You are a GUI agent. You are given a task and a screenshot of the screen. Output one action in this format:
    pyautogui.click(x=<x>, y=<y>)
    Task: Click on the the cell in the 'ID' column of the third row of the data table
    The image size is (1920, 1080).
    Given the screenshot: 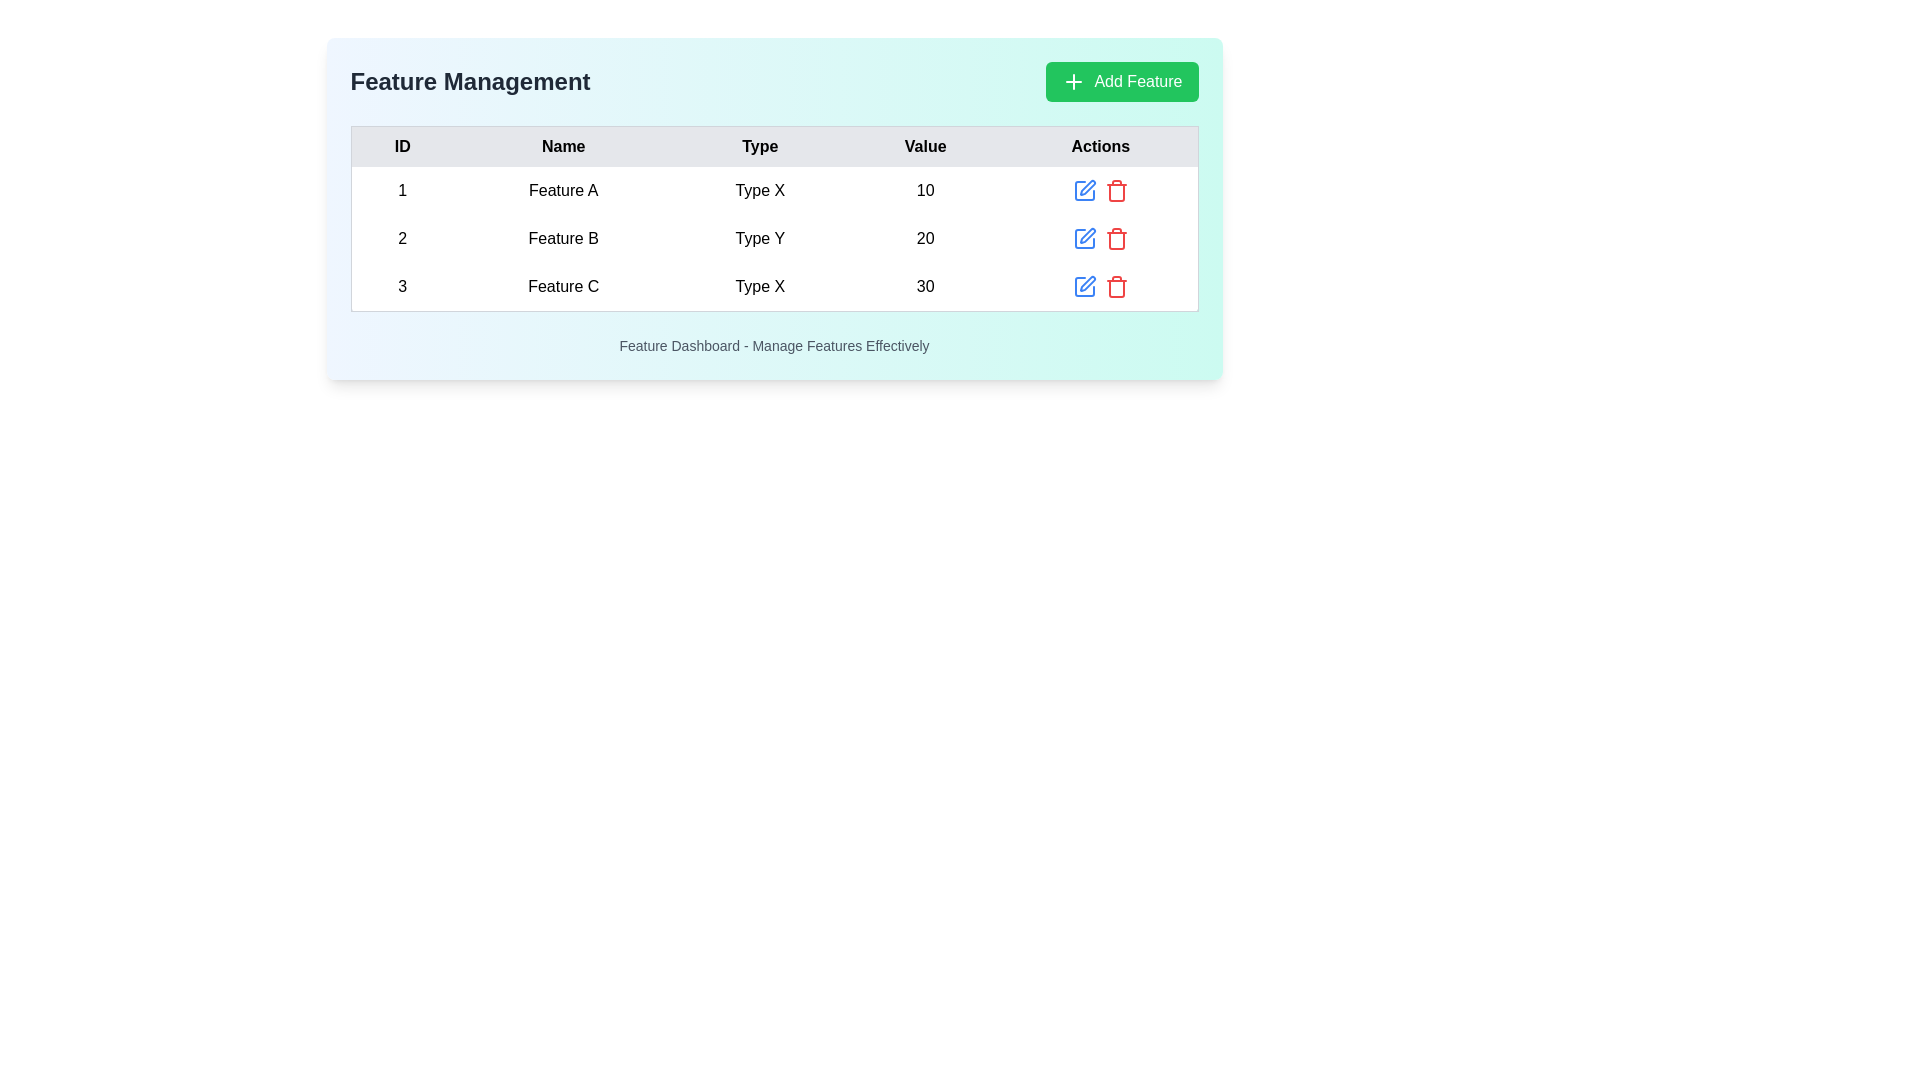 What is the action you would take?
    pyautogui.click(x=401, y=287)
    